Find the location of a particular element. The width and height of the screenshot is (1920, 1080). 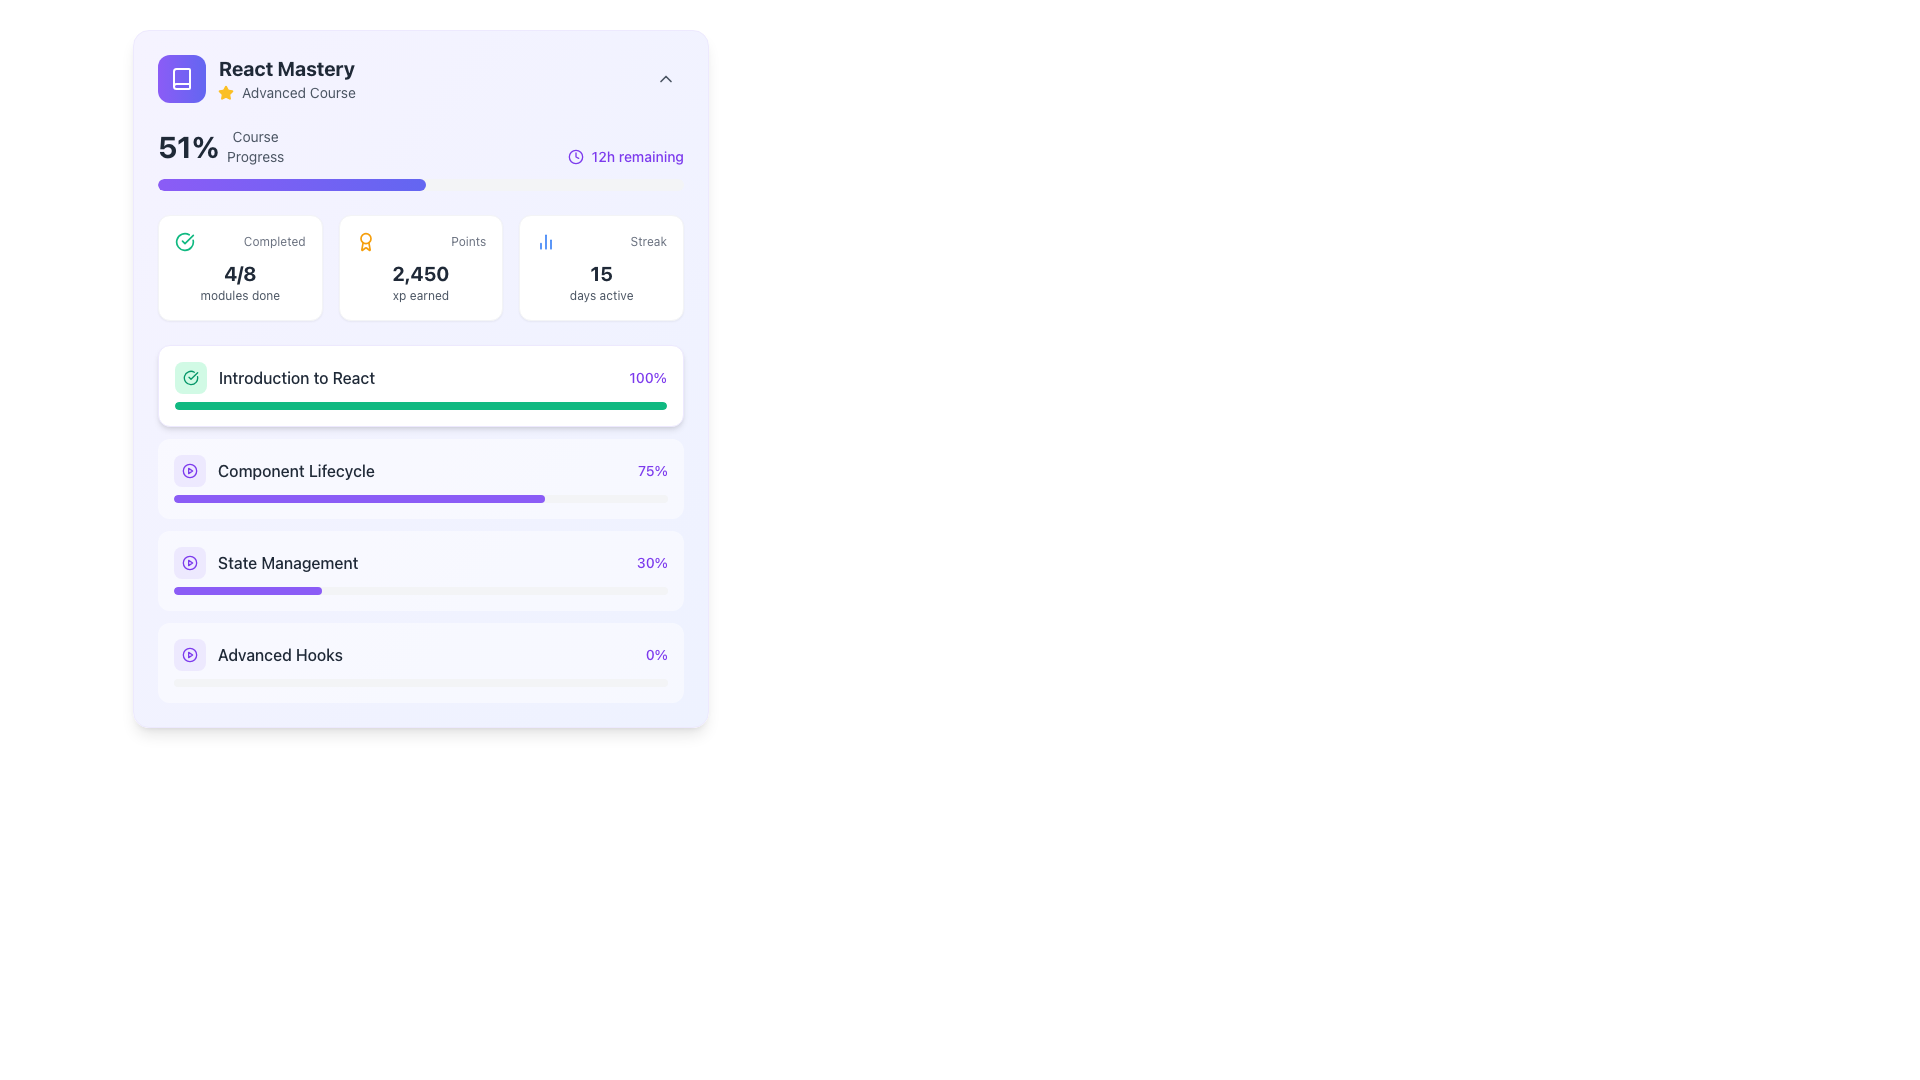

the circular play button with a triangular play symbol, located in the progress tracking section to the left of the 'State Management' item is located at coordinates (190, 470).